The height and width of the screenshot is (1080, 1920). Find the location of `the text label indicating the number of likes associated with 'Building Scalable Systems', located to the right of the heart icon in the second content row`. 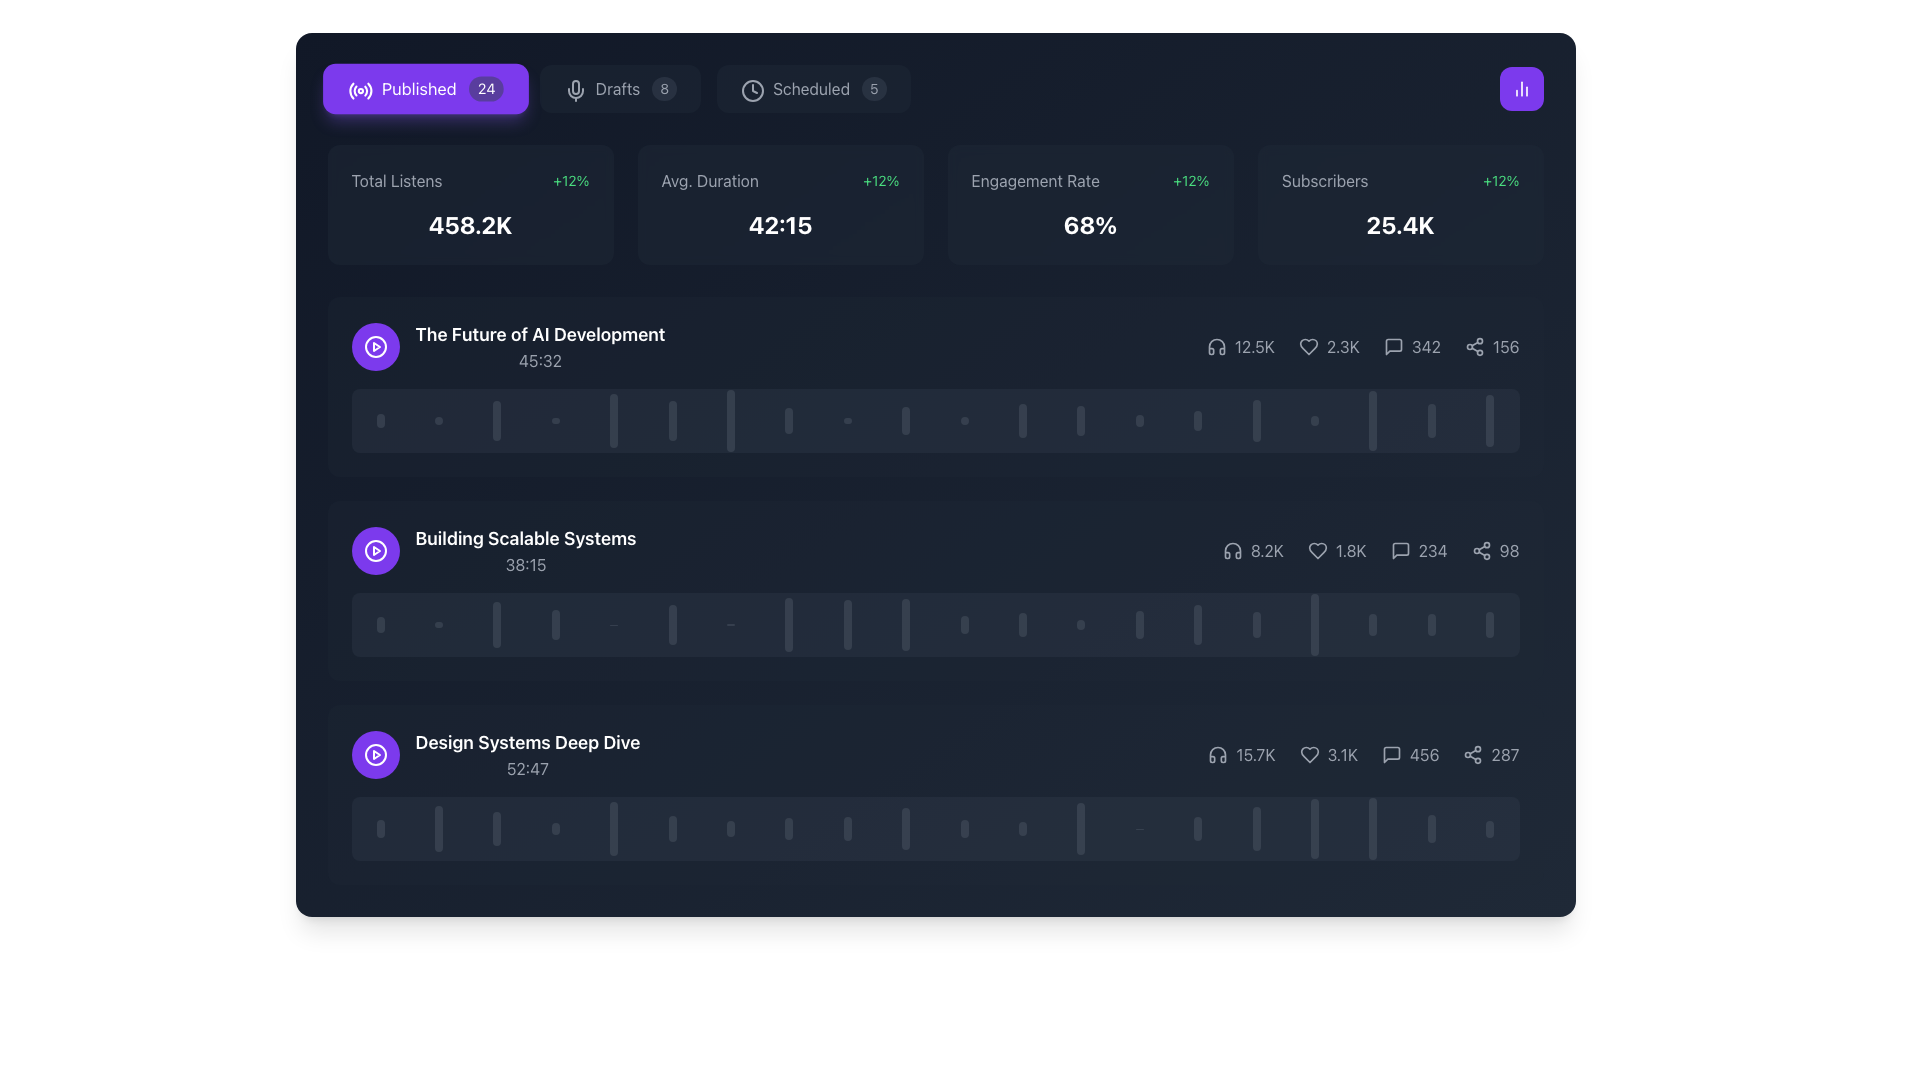

the text label indicating the number of likes associated with 'Building Scalable Systems', located to the right of the heart icon in the second content row is located at coordinates (1351, 551).